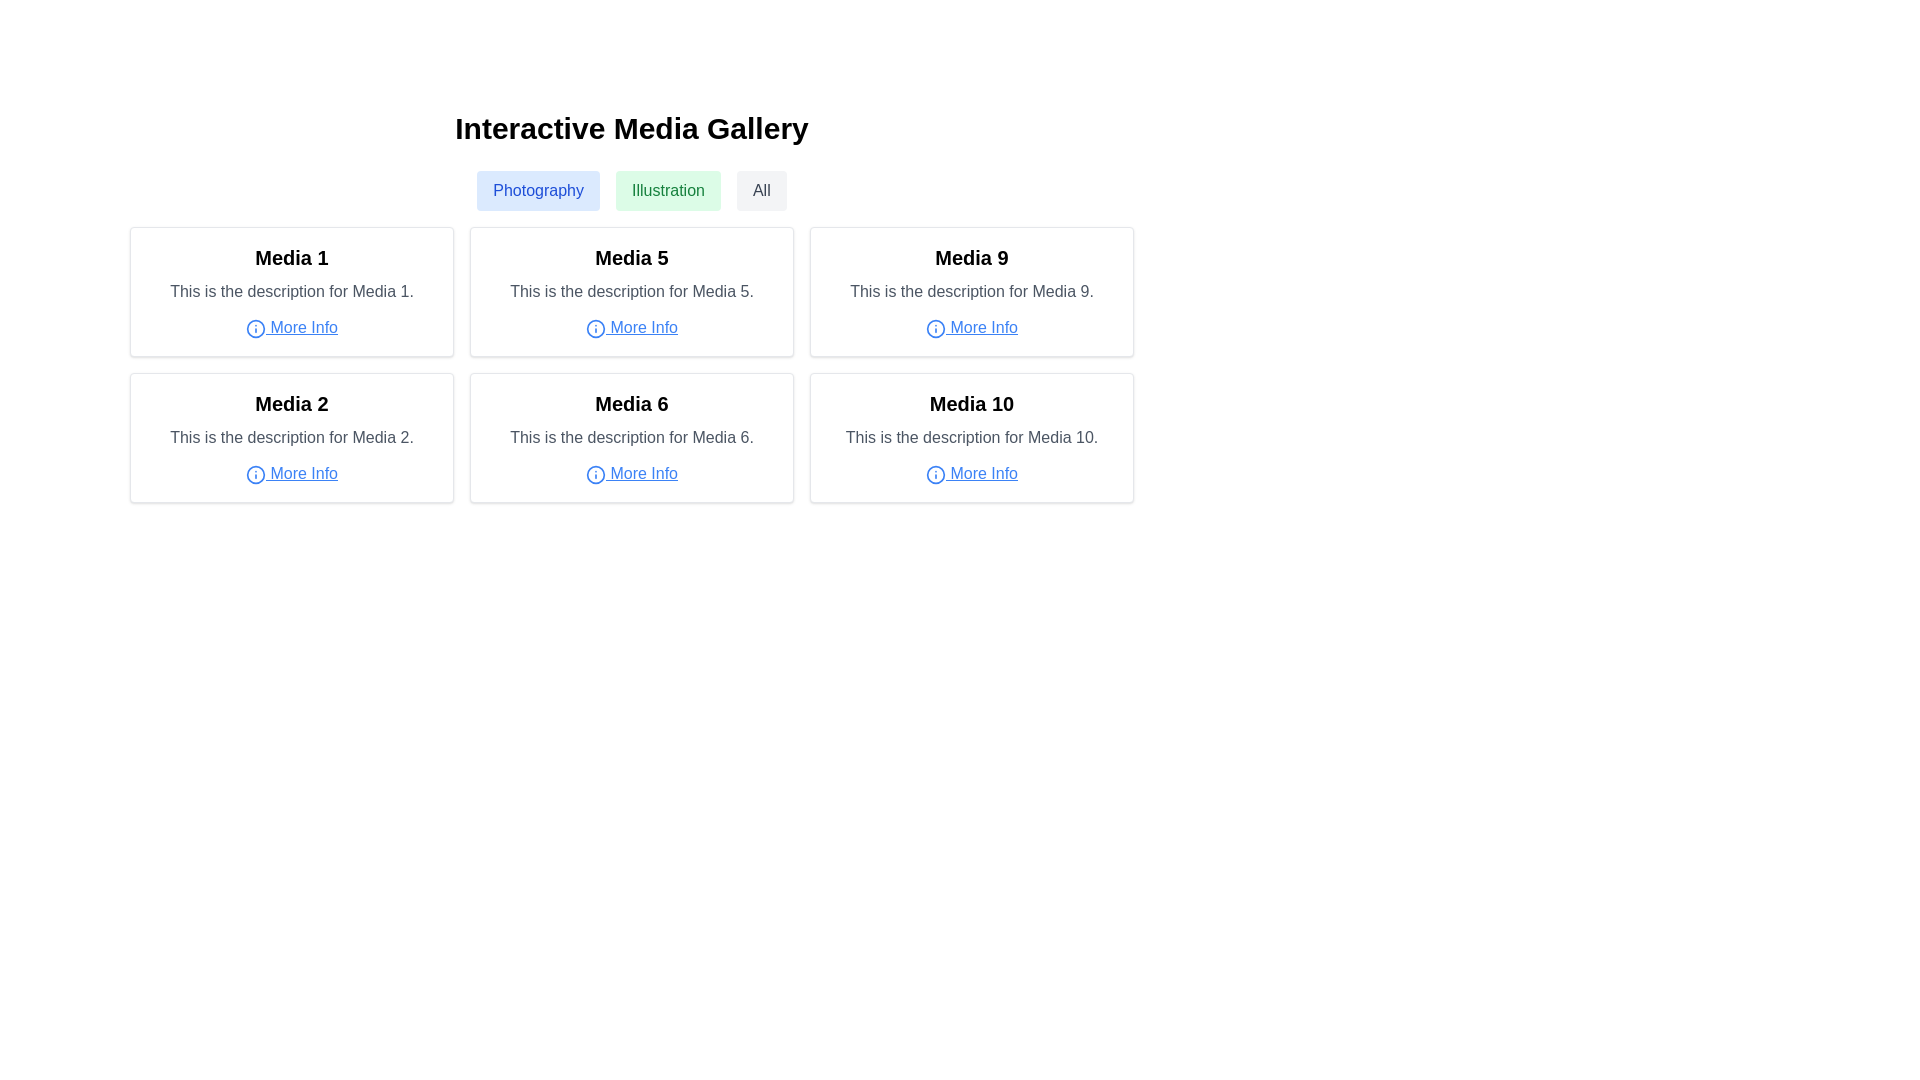 Image resolution: width=1920 pixels, height=1080 pixels. What do you see at coordinates (971, 292) in the screenshot?
I see `the 'More Info' link at the bottom of the Content card titled 'Media 9'` at bounding box center [971, 292].